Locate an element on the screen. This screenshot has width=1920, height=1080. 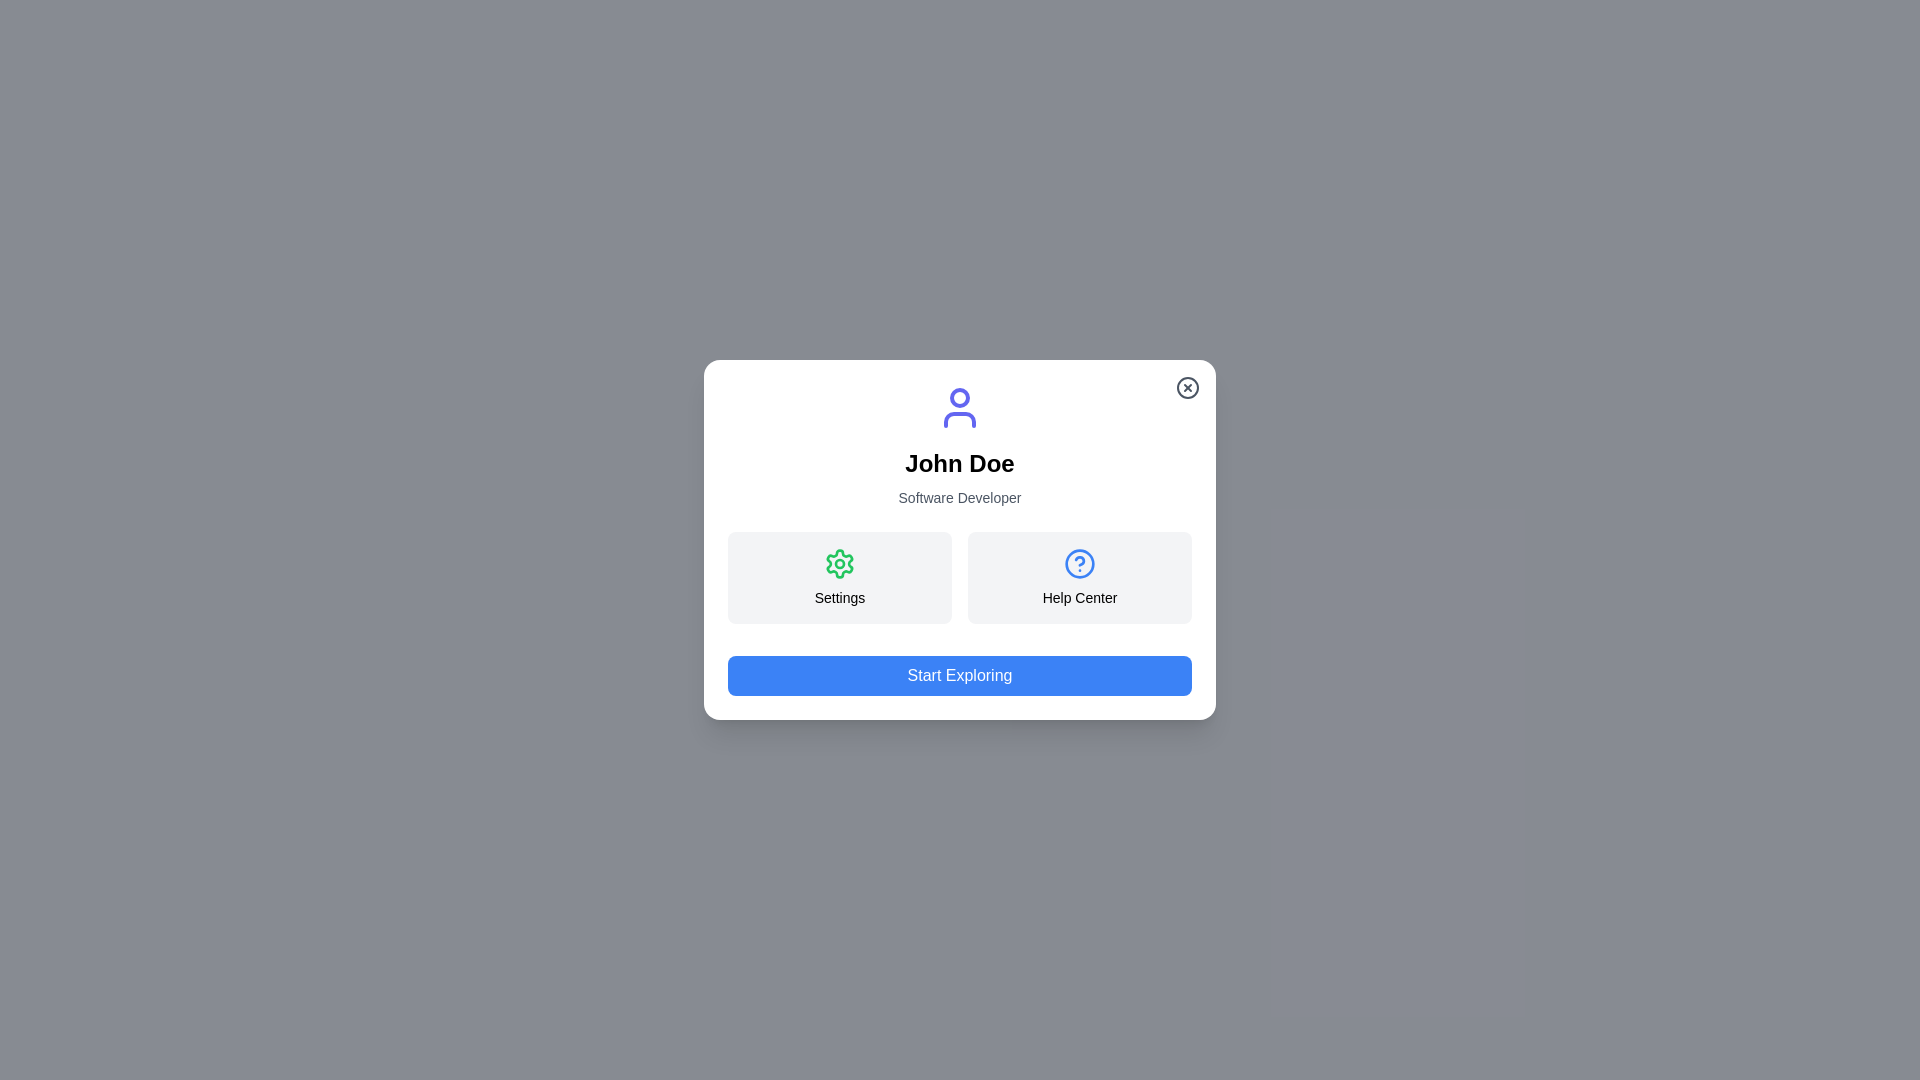
the circular 'x' button located at the top-right corner of the profile information card using keyboard navigation is located at coordinates (1188, 388).